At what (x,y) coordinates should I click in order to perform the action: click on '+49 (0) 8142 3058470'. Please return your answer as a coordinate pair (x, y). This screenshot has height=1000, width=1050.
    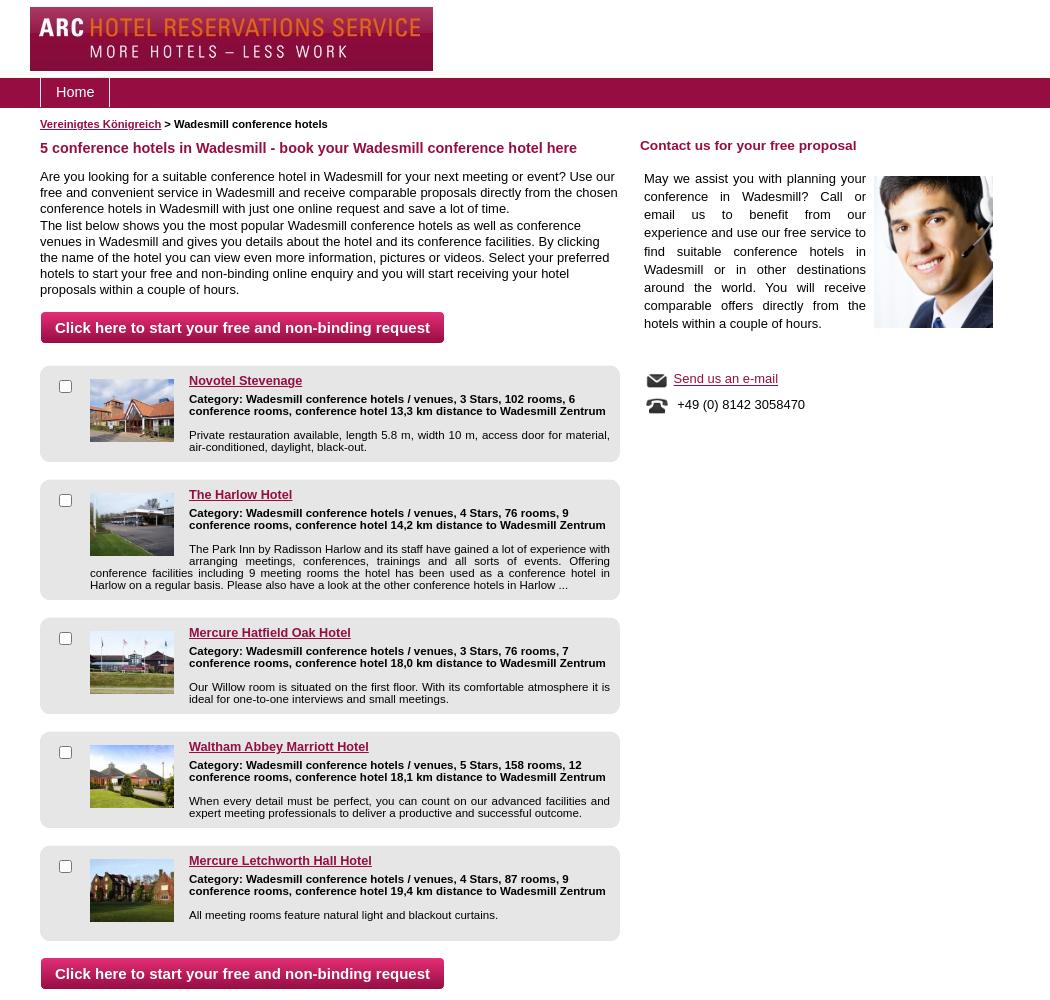
    Looking at the image, I should click on (736, 404).